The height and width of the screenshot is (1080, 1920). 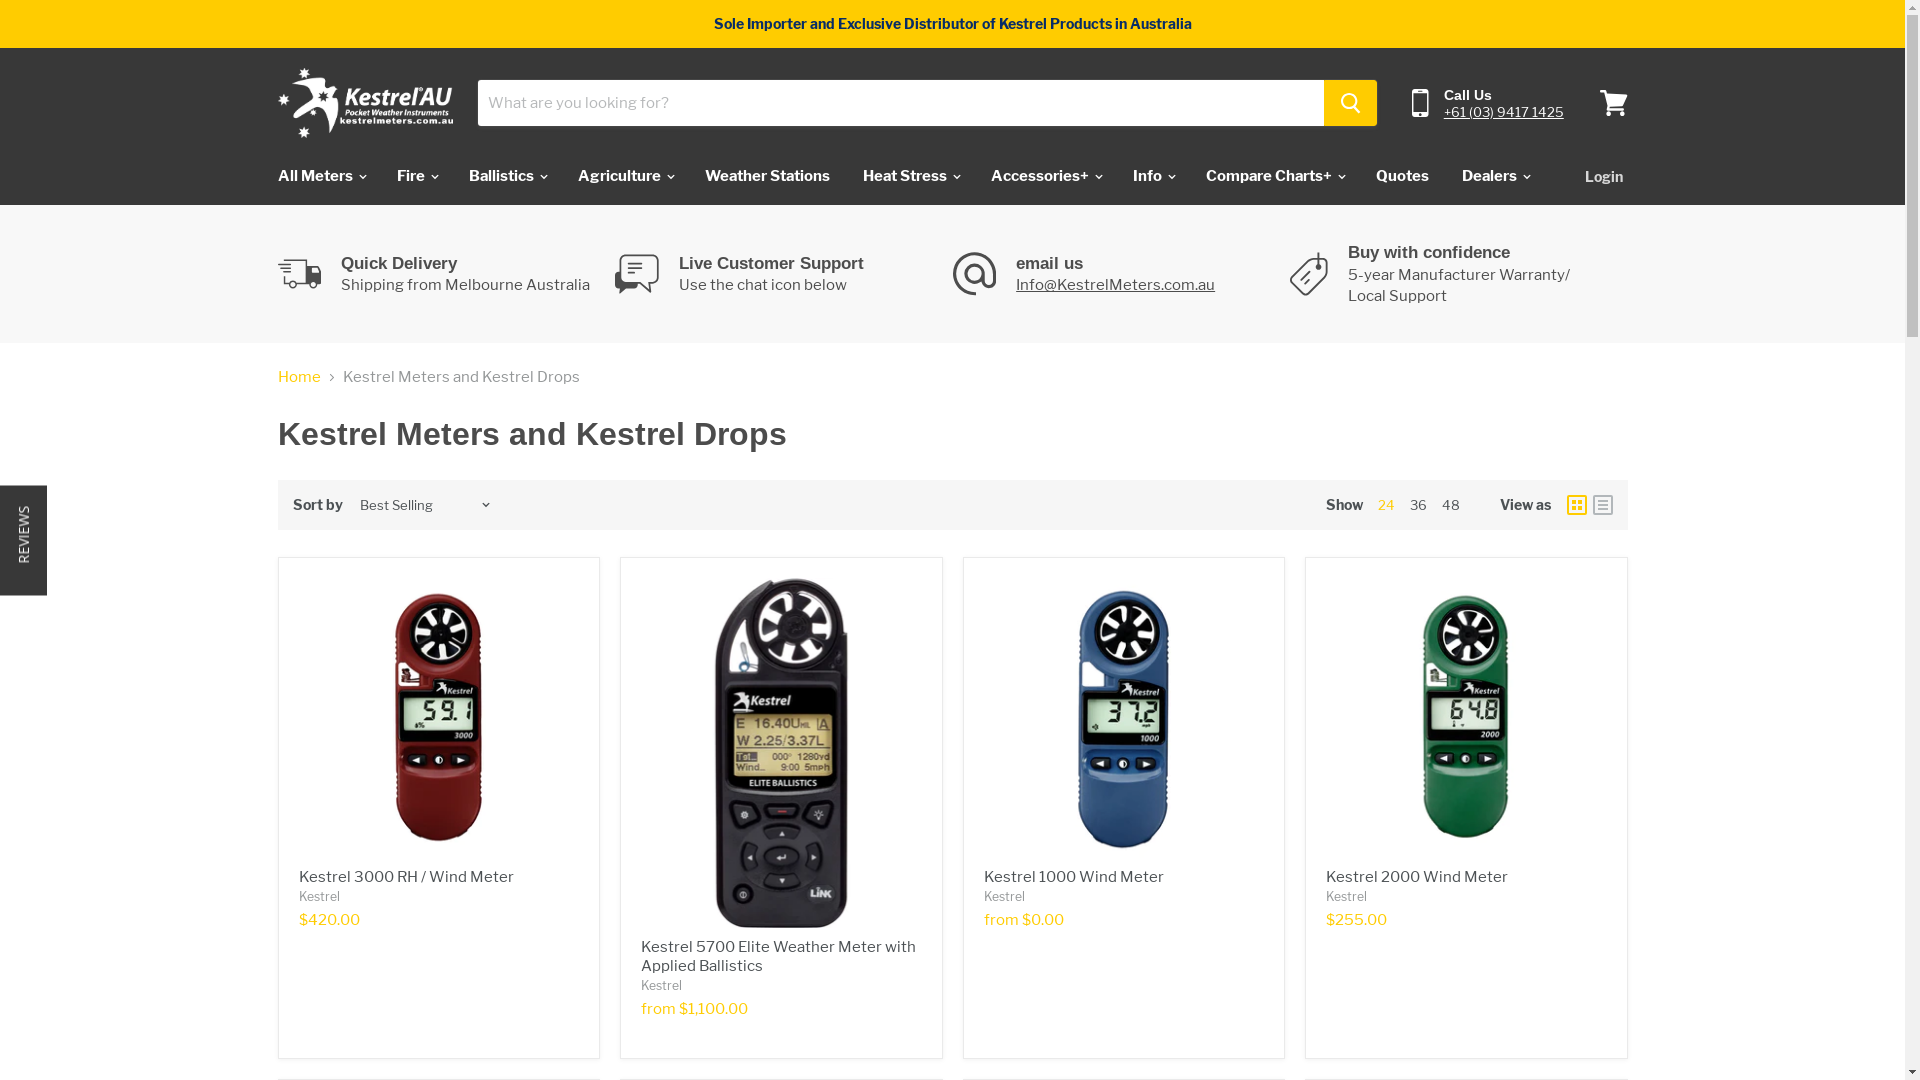 What do you see at coordinates (909, 175) in the screenshot?
I see `'Heat Stress'` at bounding box center [909, 175].